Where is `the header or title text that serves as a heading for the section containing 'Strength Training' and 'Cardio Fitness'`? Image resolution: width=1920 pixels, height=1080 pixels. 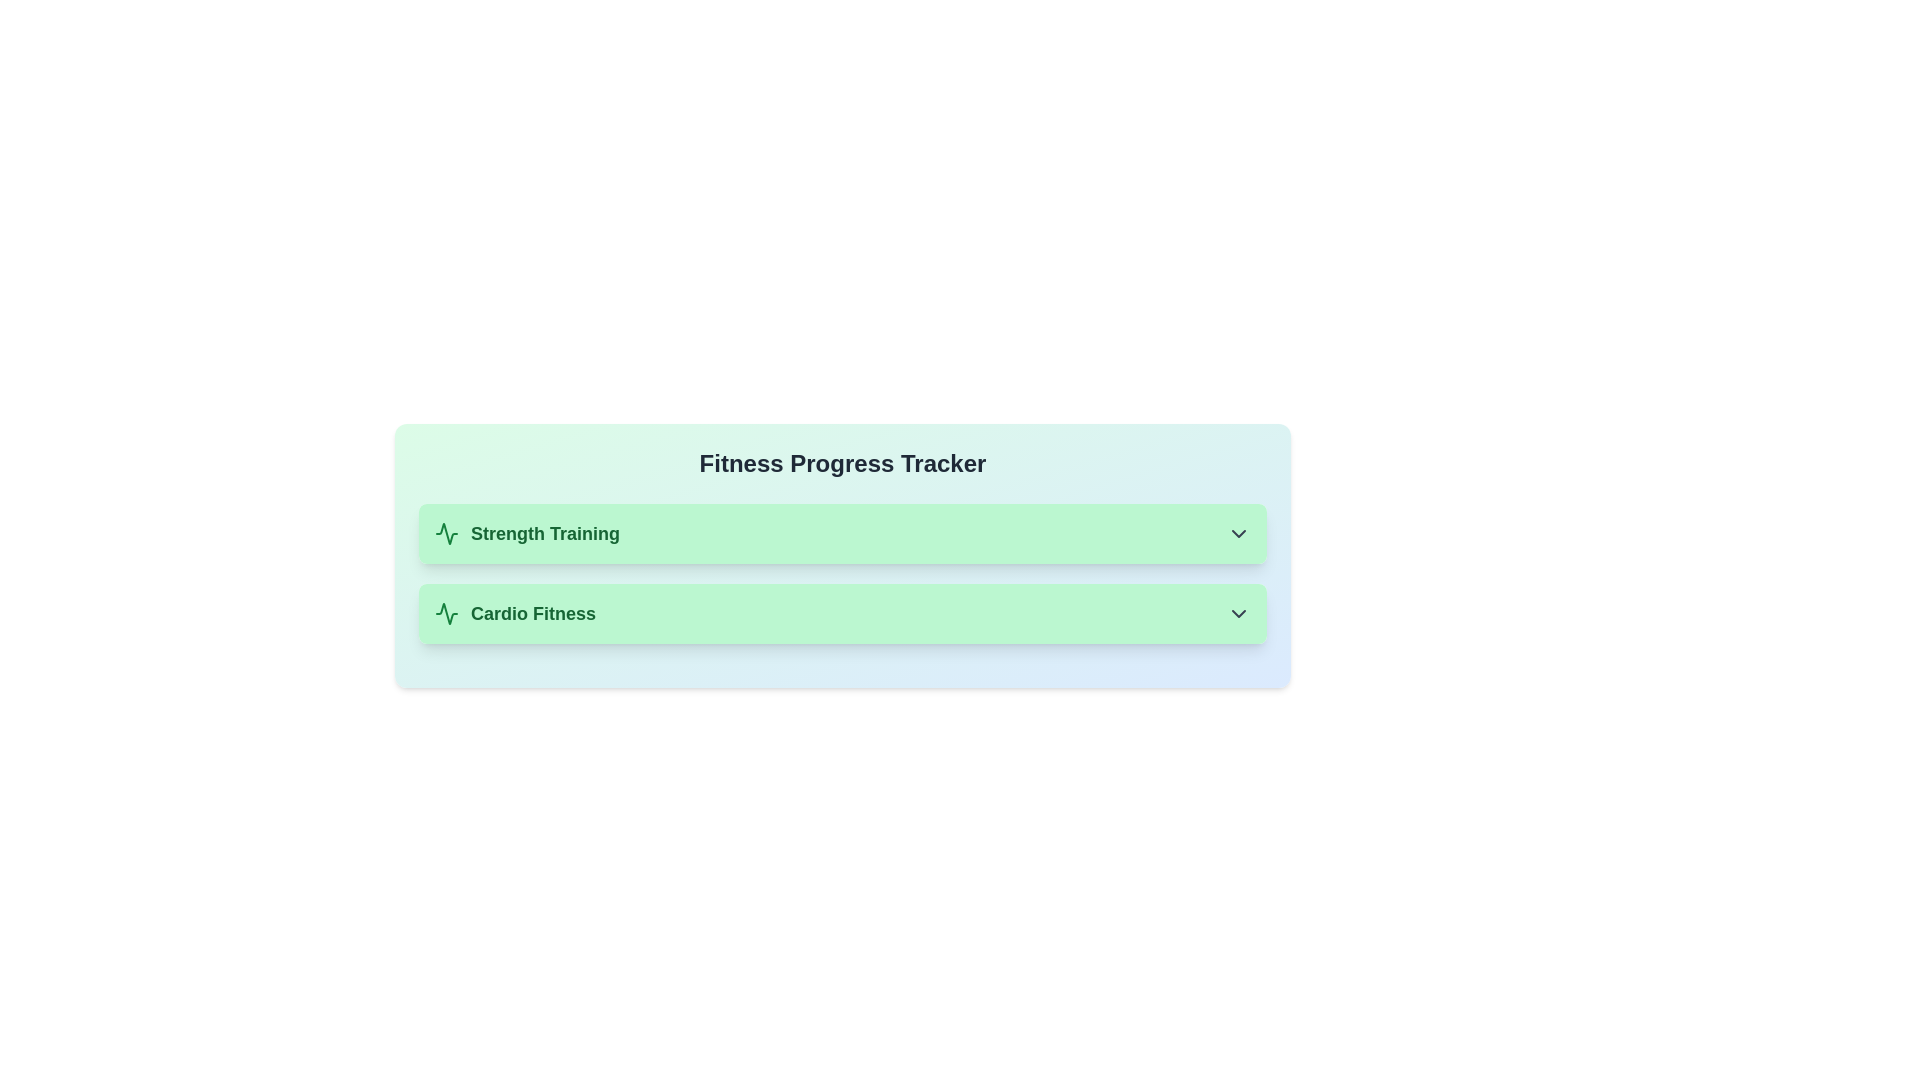
the header or title text that serves as a heading for the section containing 'Strength Training' and 'Cardio Fitness' is located at coordinates (843, 463).